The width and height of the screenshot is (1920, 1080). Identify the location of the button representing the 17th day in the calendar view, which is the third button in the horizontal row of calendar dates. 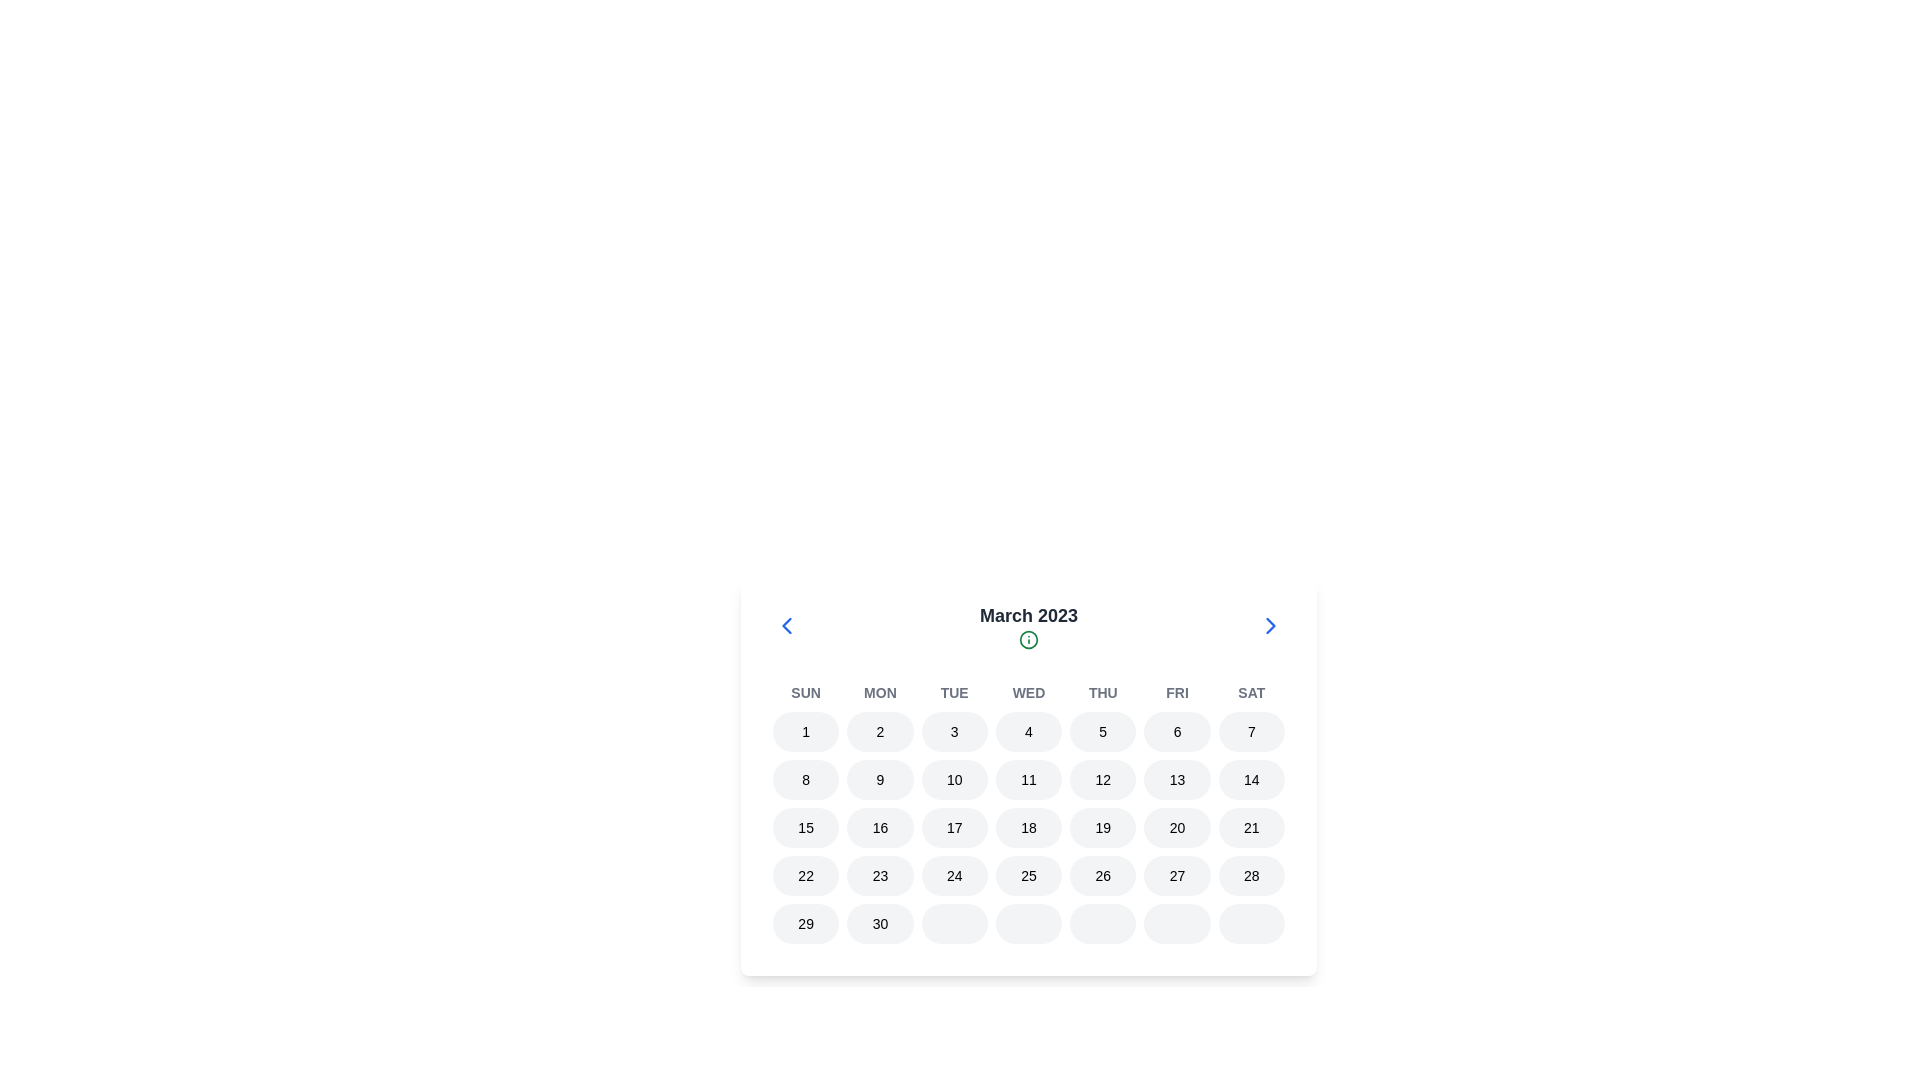
(953, 828).